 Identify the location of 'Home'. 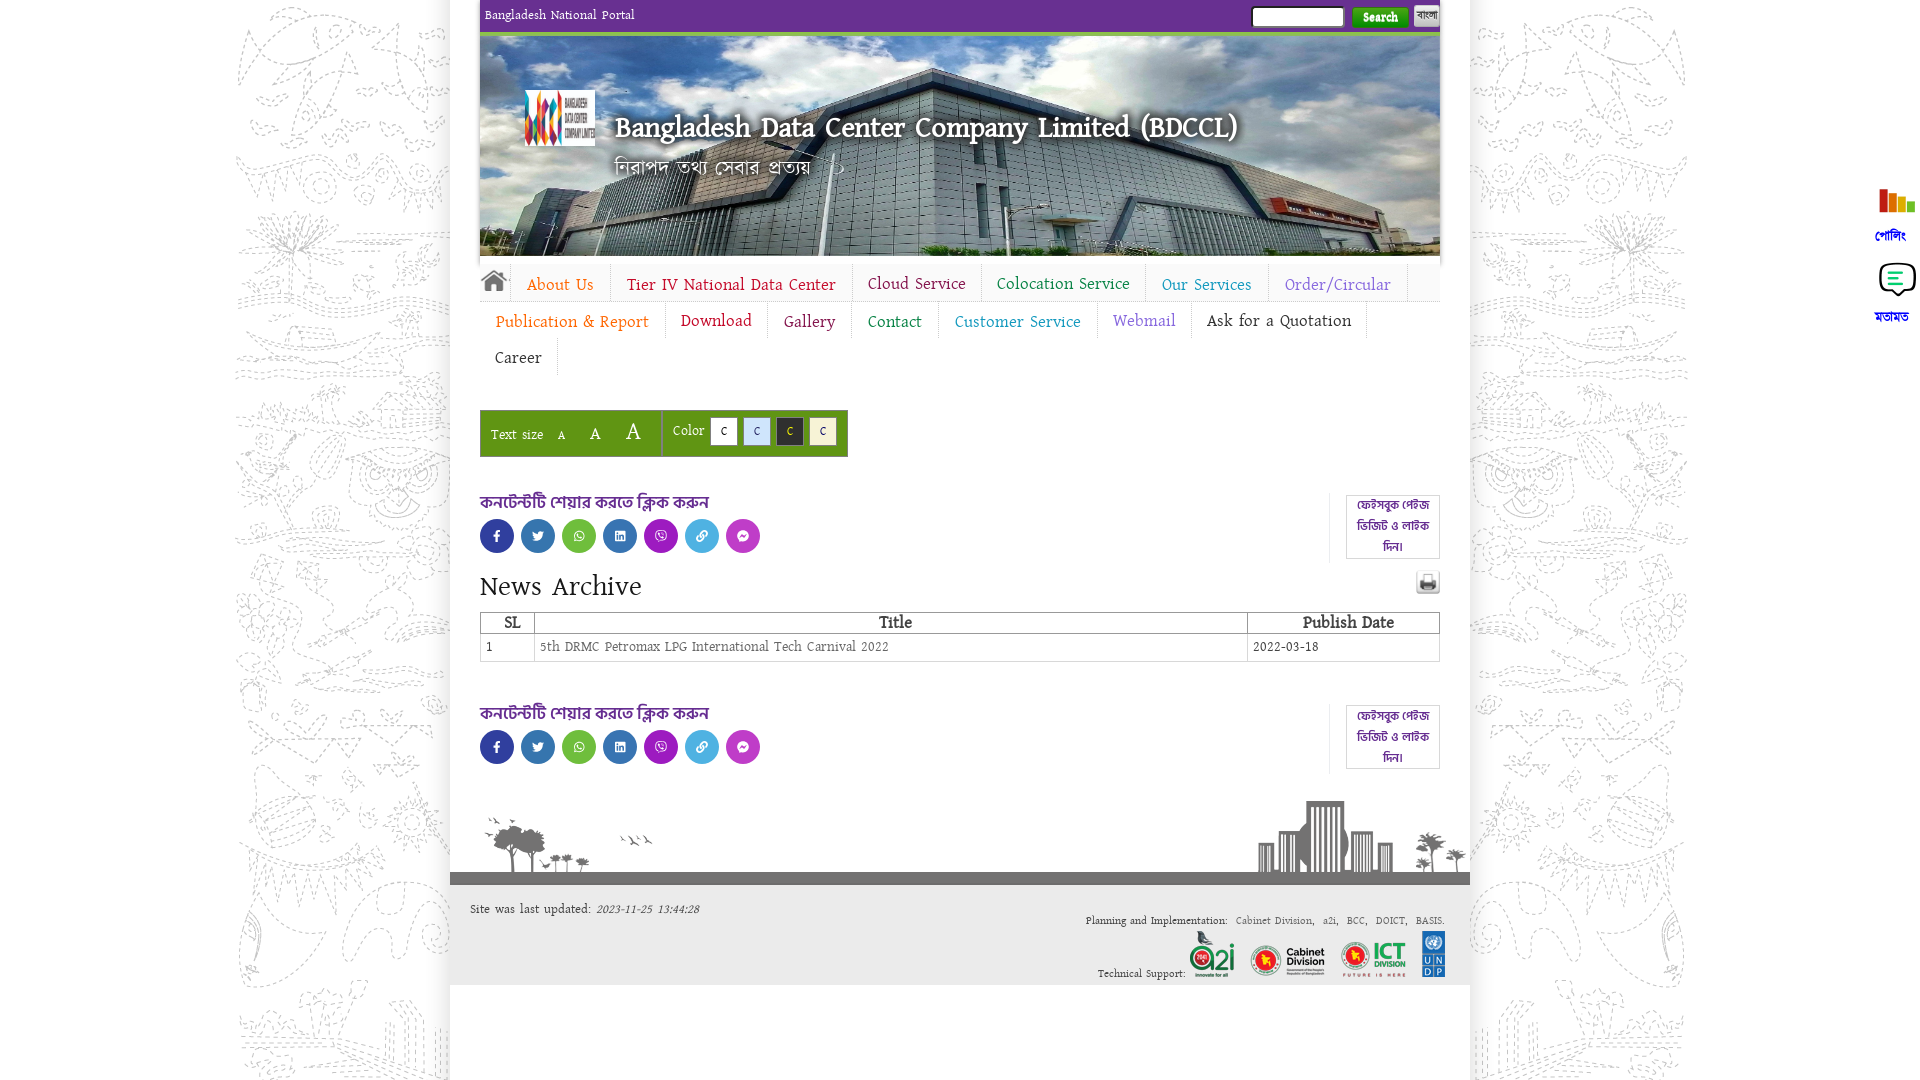
(494, 280).